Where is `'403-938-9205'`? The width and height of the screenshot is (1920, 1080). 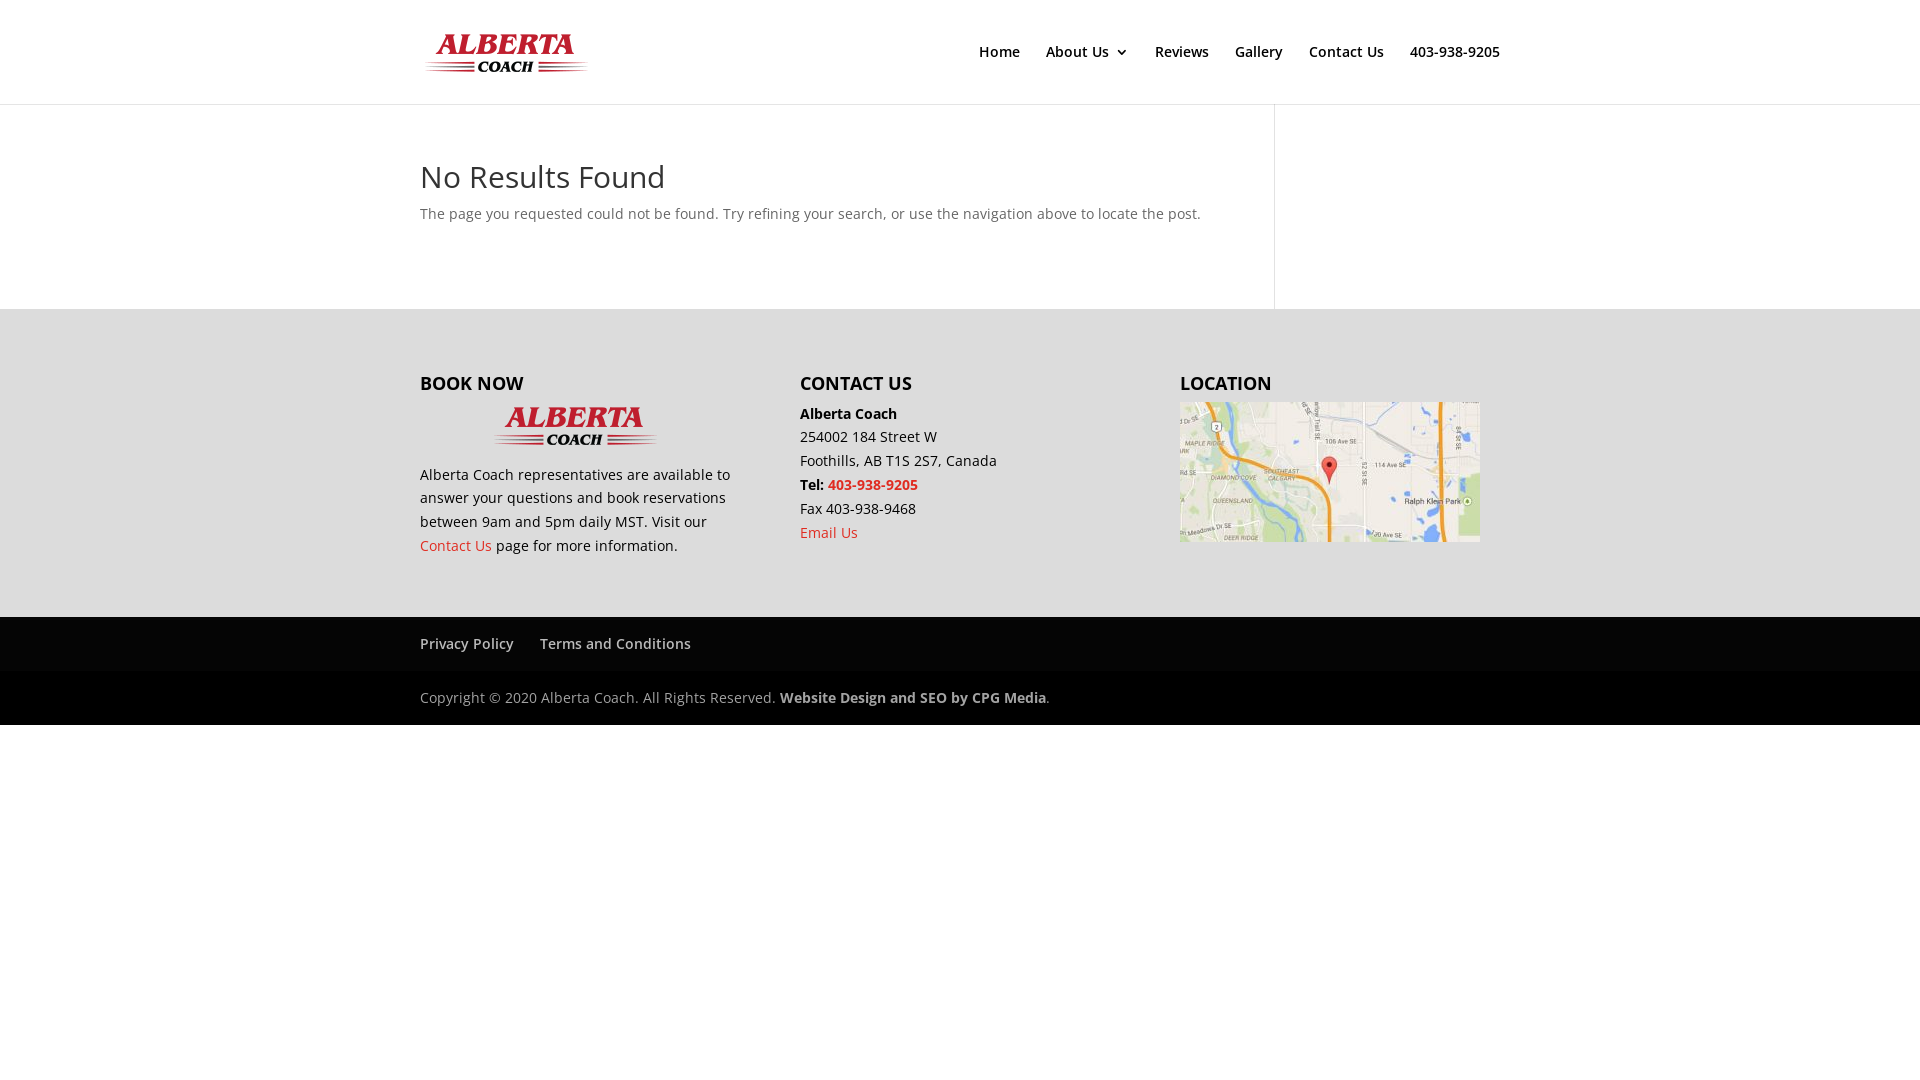 '403-938-9205' is located at coordinates (1454, 73).